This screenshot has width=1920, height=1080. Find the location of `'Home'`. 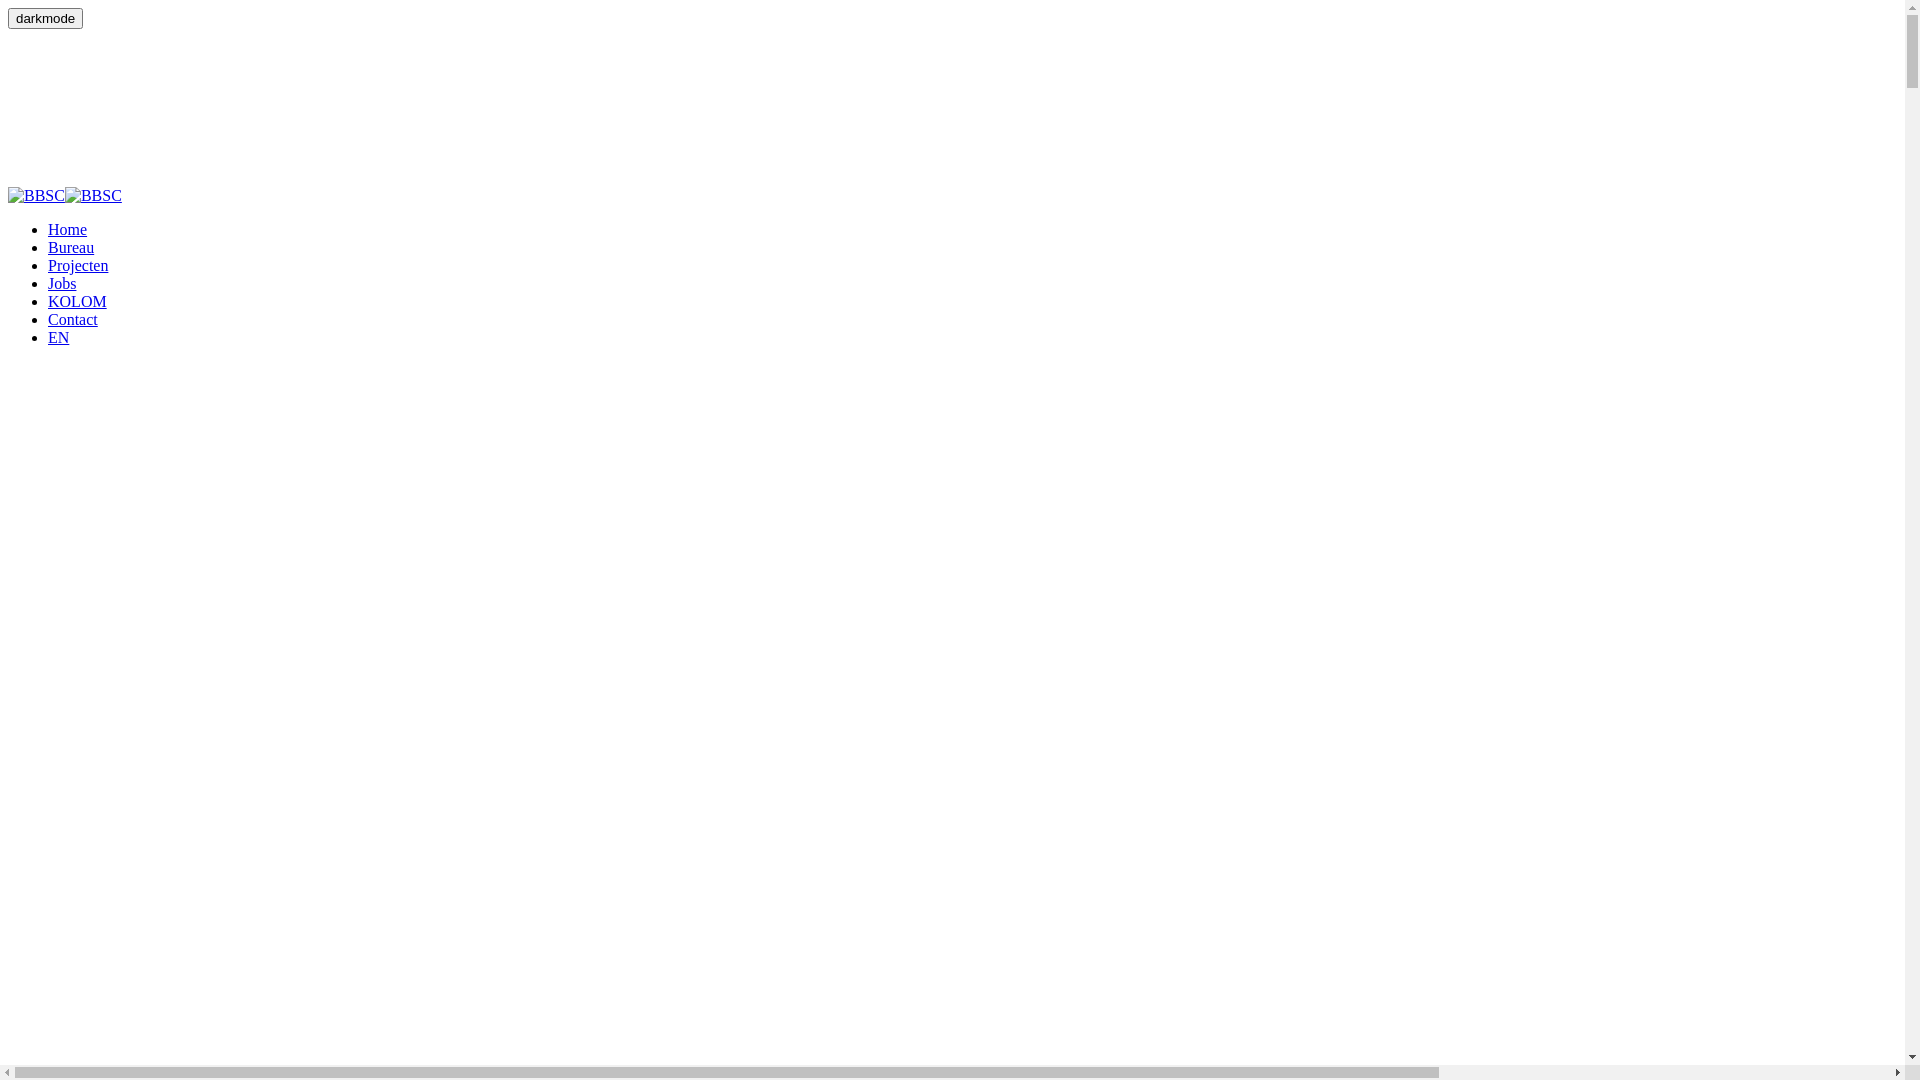

'Home' is located at coordinates (67, 228).